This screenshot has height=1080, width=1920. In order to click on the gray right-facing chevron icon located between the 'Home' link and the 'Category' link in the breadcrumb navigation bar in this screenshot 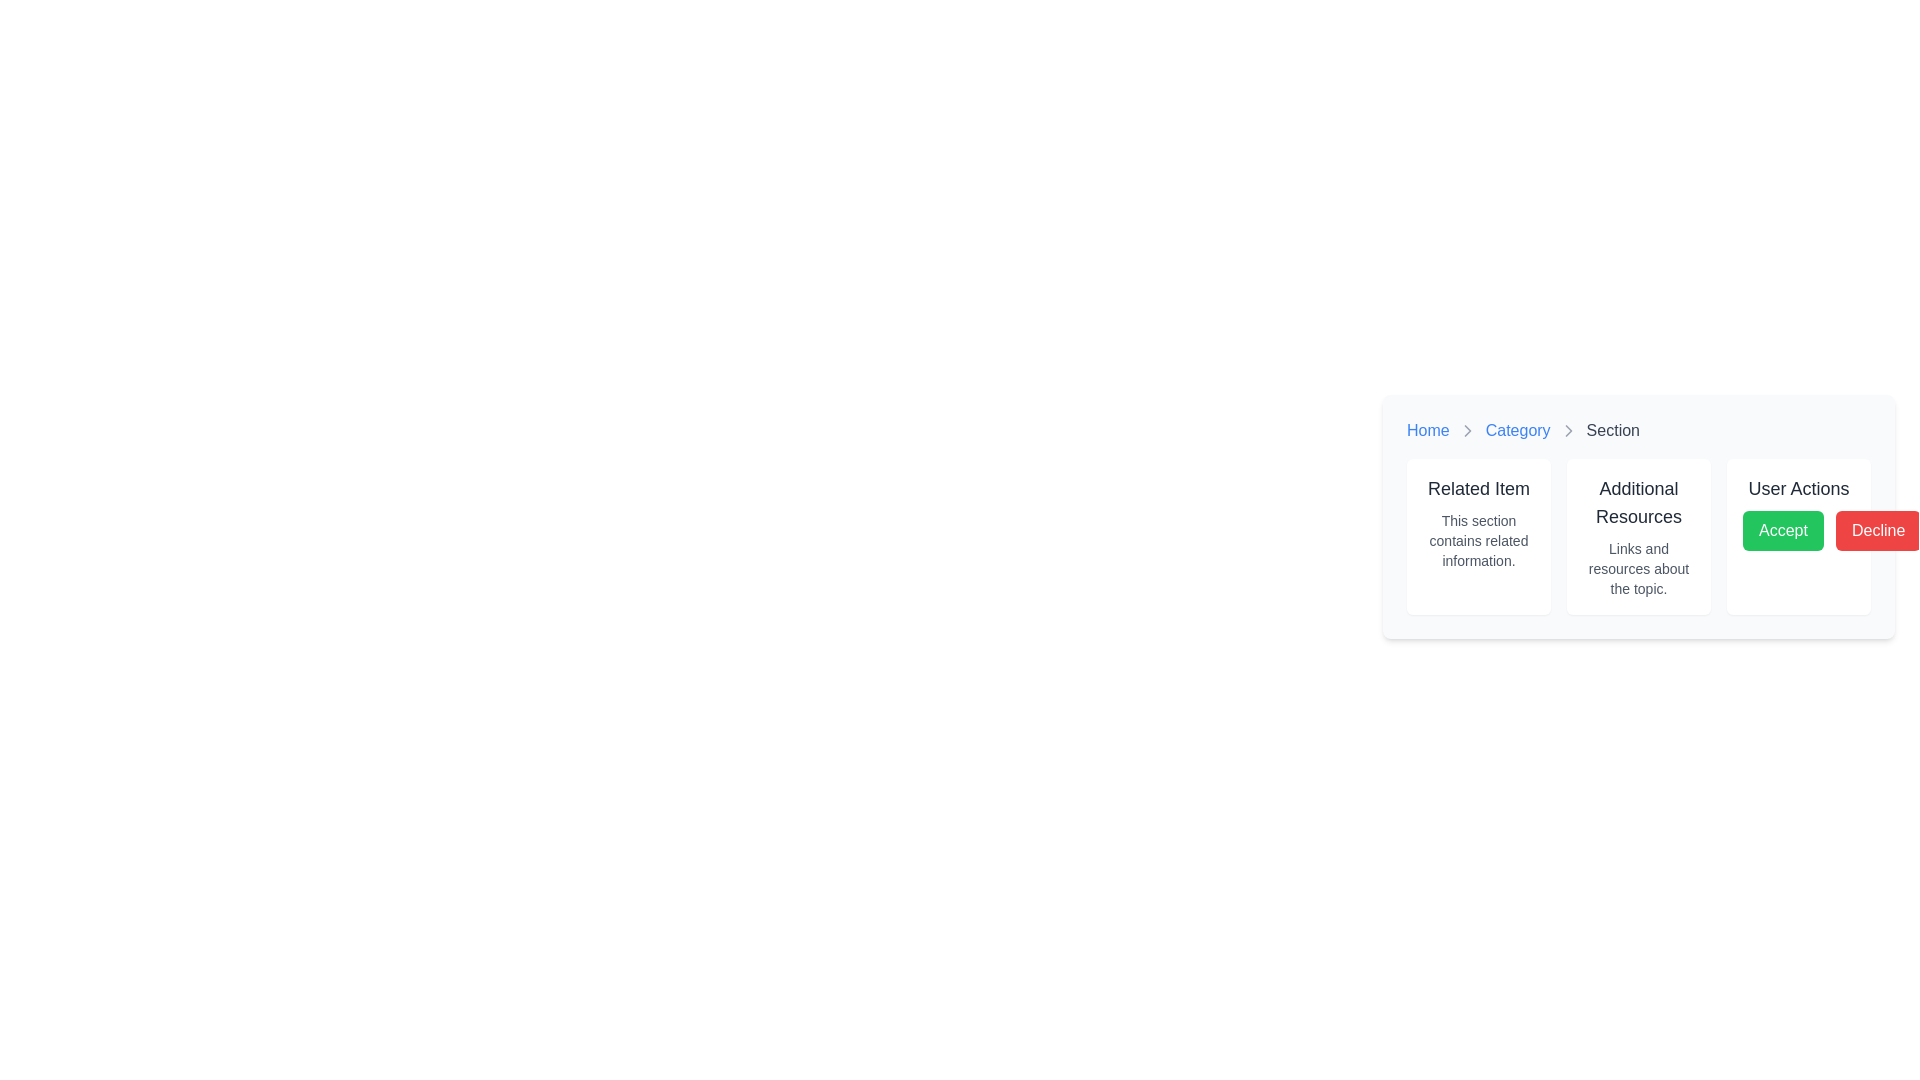, I will do `click(1467, 430)`.